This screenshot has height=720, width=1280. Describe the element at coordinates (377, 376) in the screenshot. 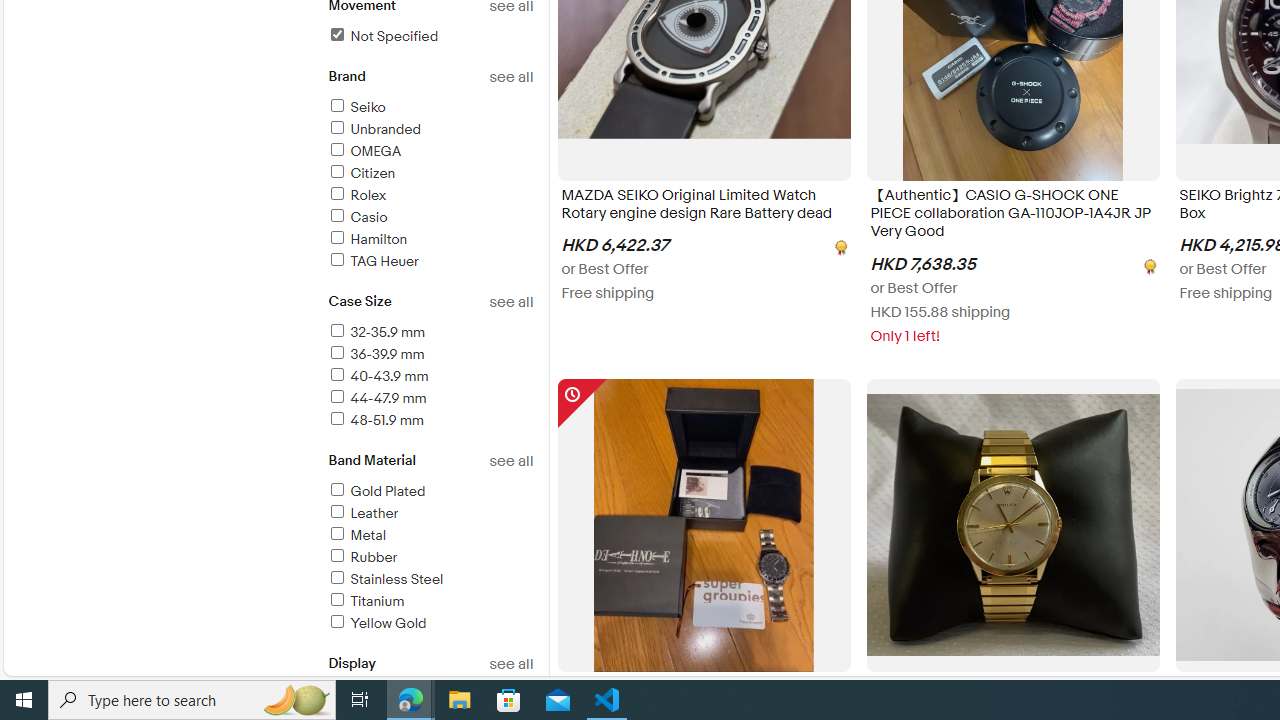

I see `'40-43.9 mm'` at that location.